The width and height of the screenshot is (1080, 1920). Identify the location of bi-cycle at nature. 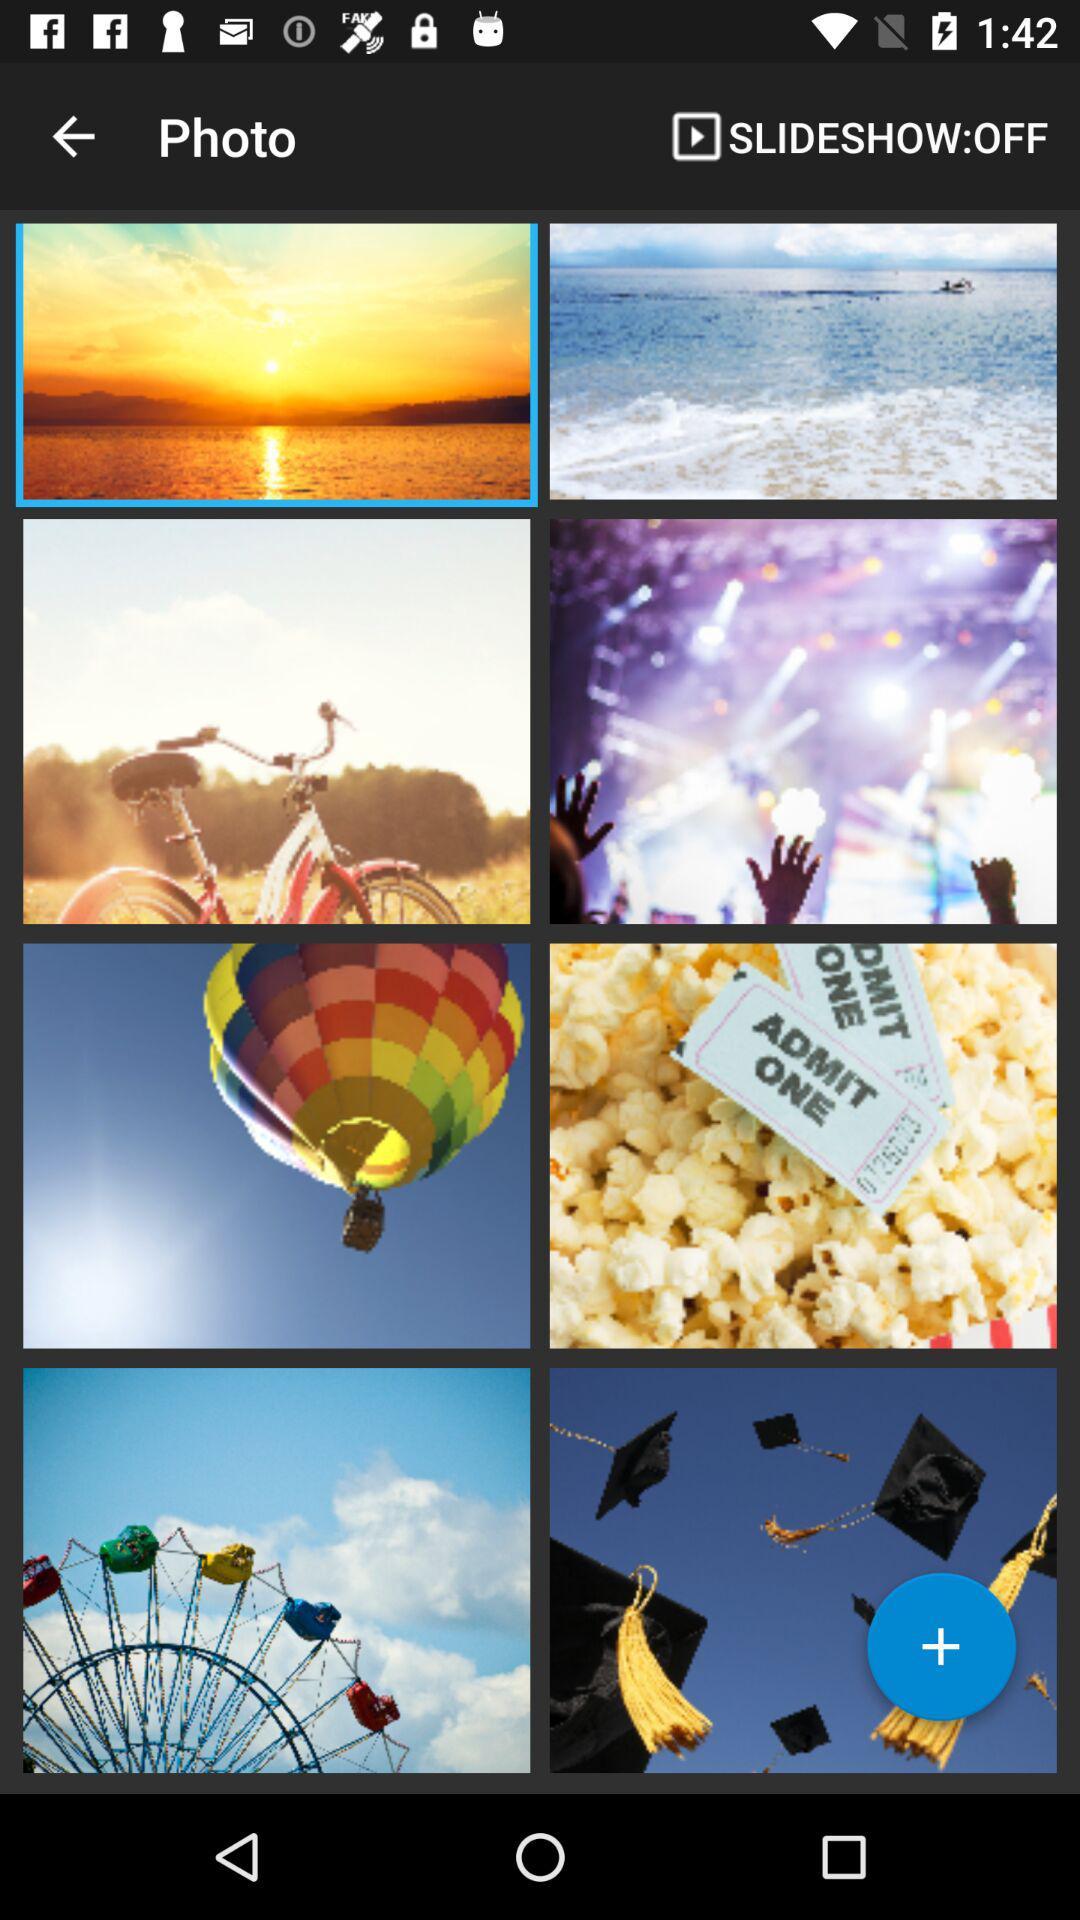
(276, 719).